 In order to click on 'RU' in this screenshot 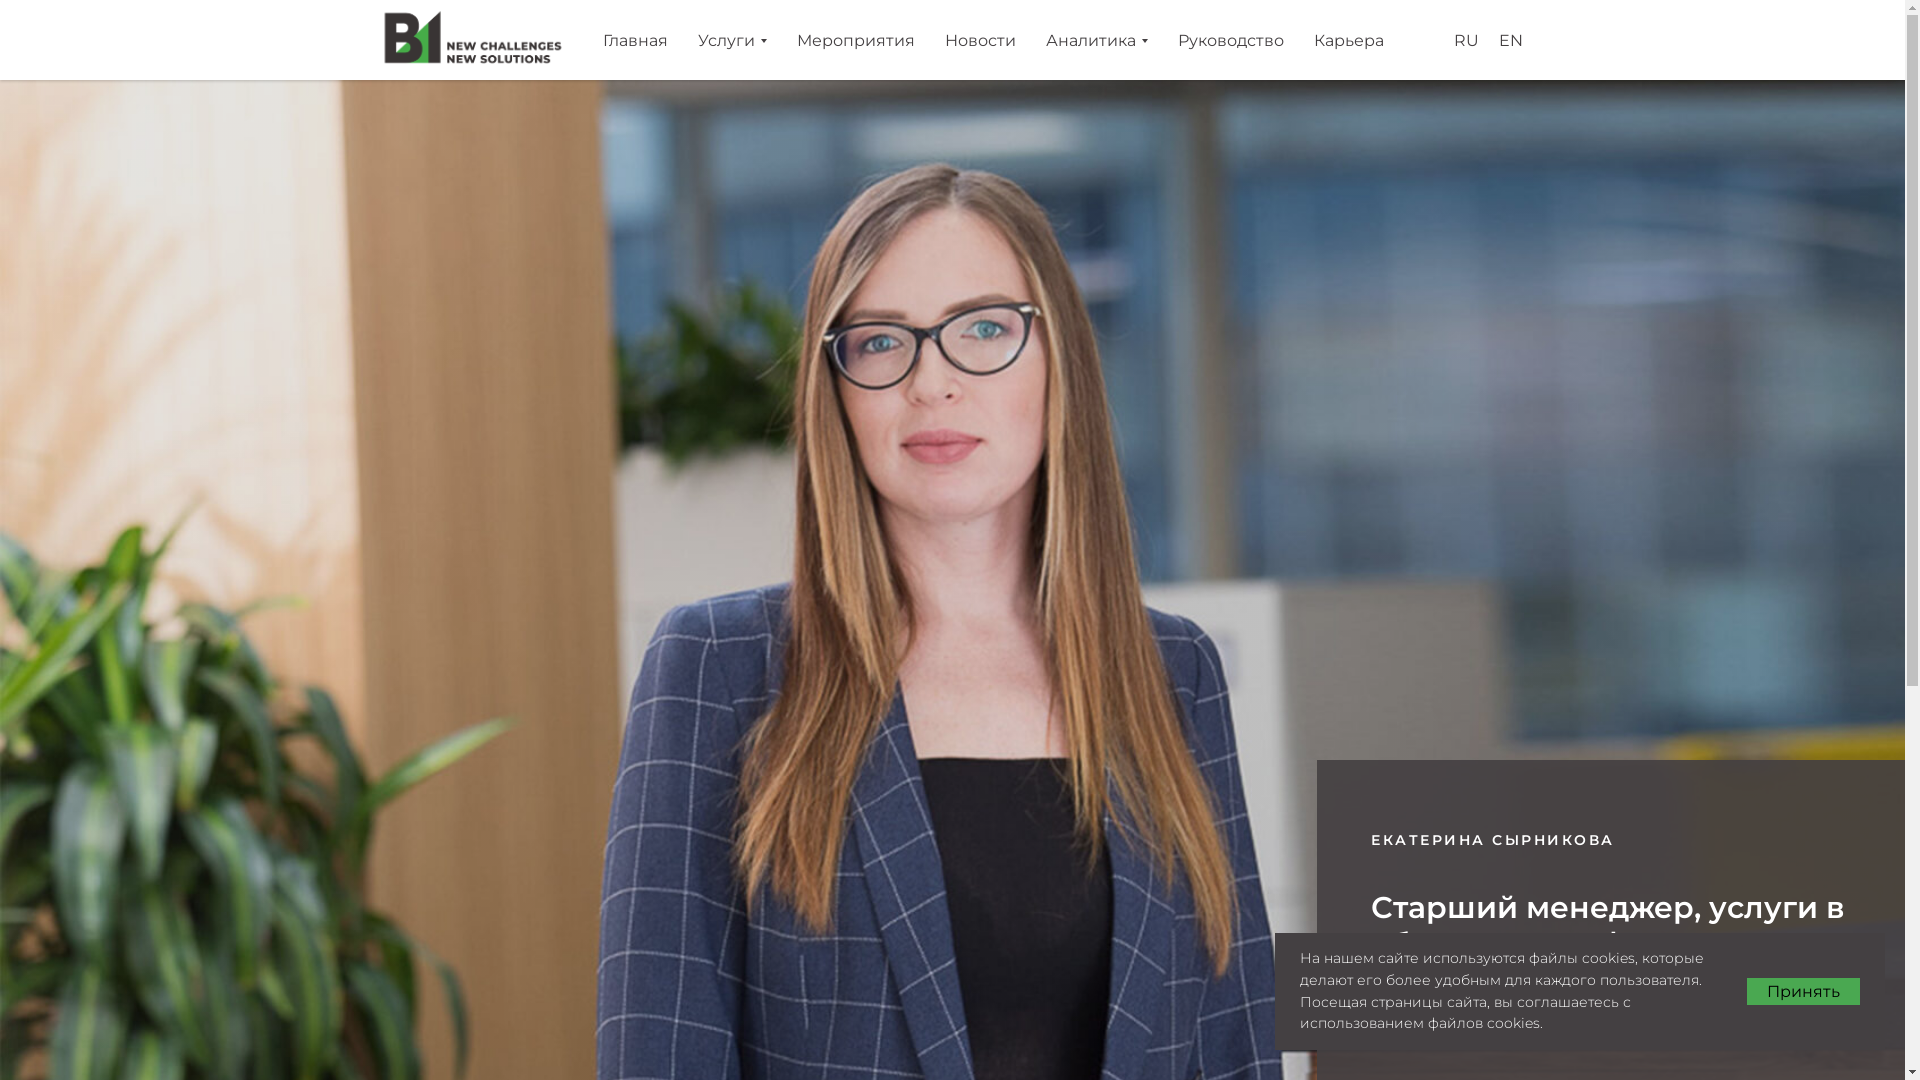, I will do `click(1454, 39)`.